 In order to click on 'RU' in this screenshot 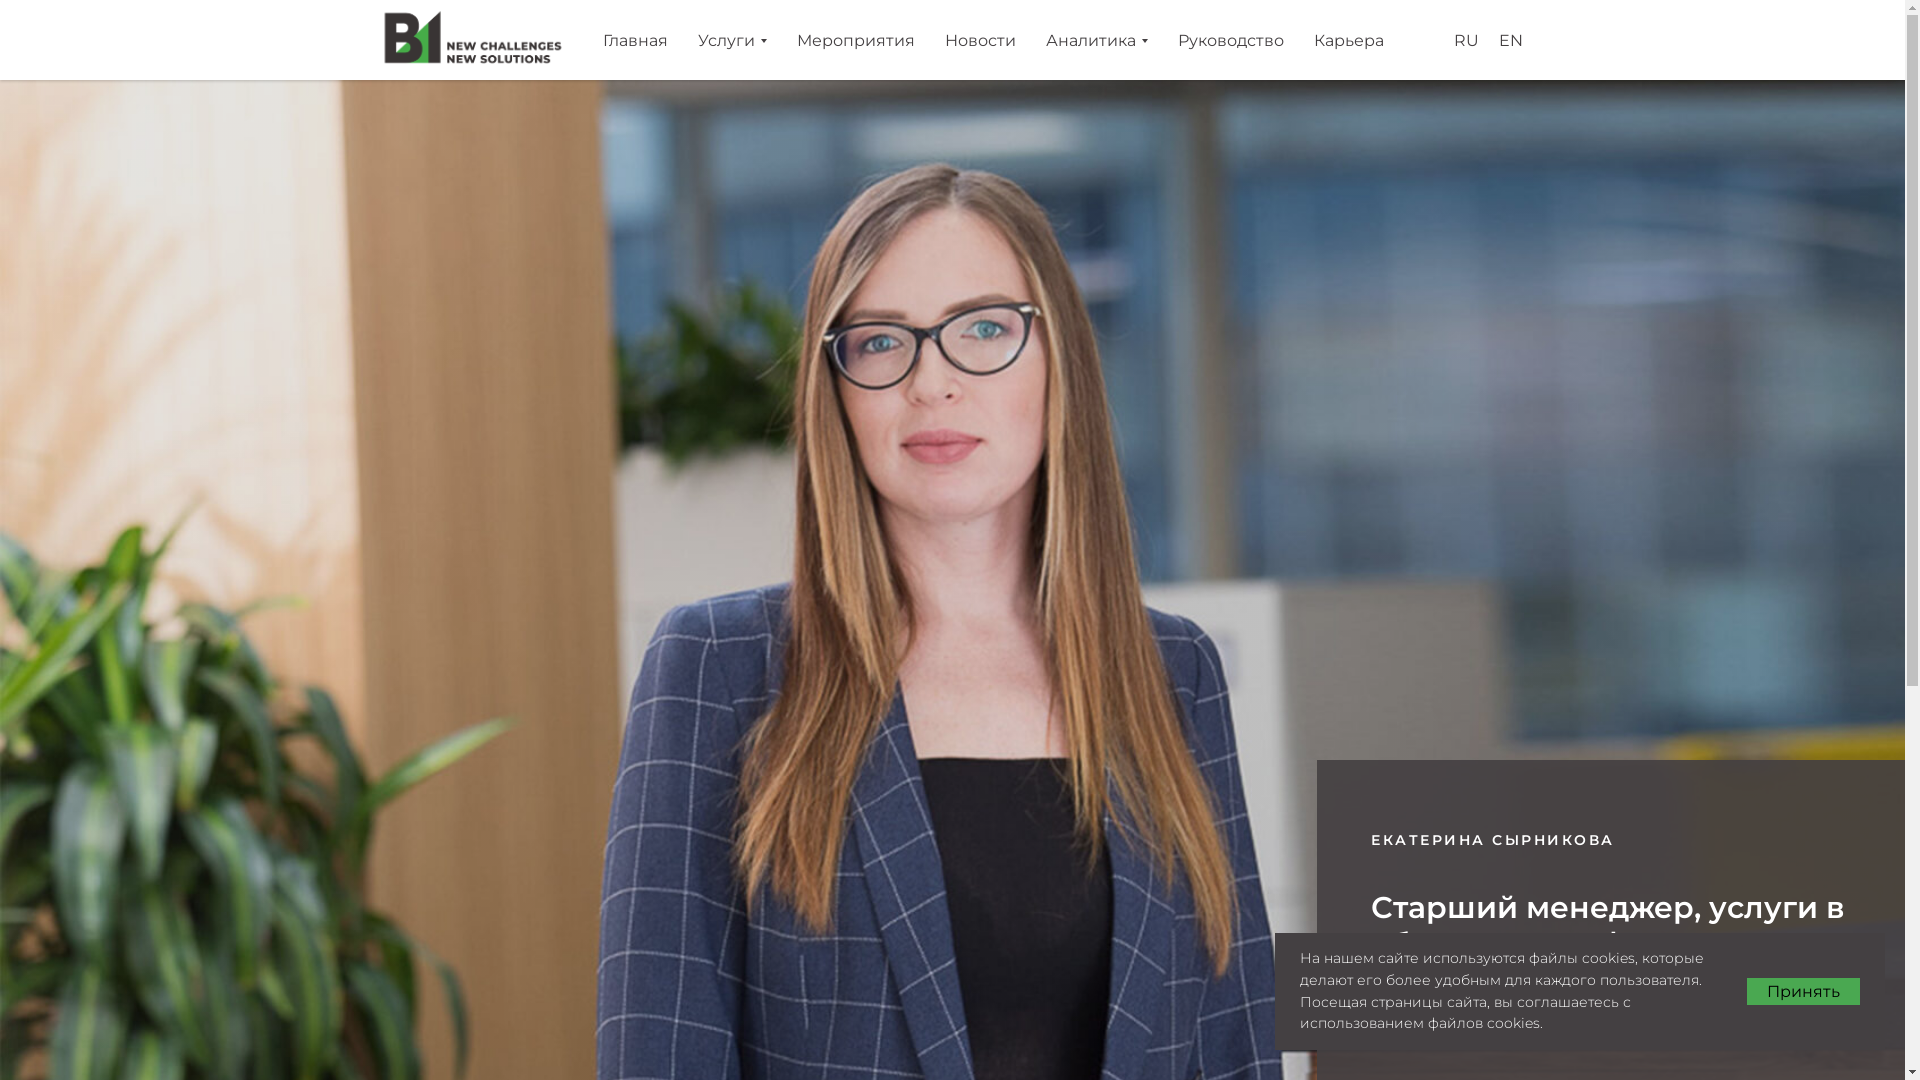, I will do `click(1454, 39)`.